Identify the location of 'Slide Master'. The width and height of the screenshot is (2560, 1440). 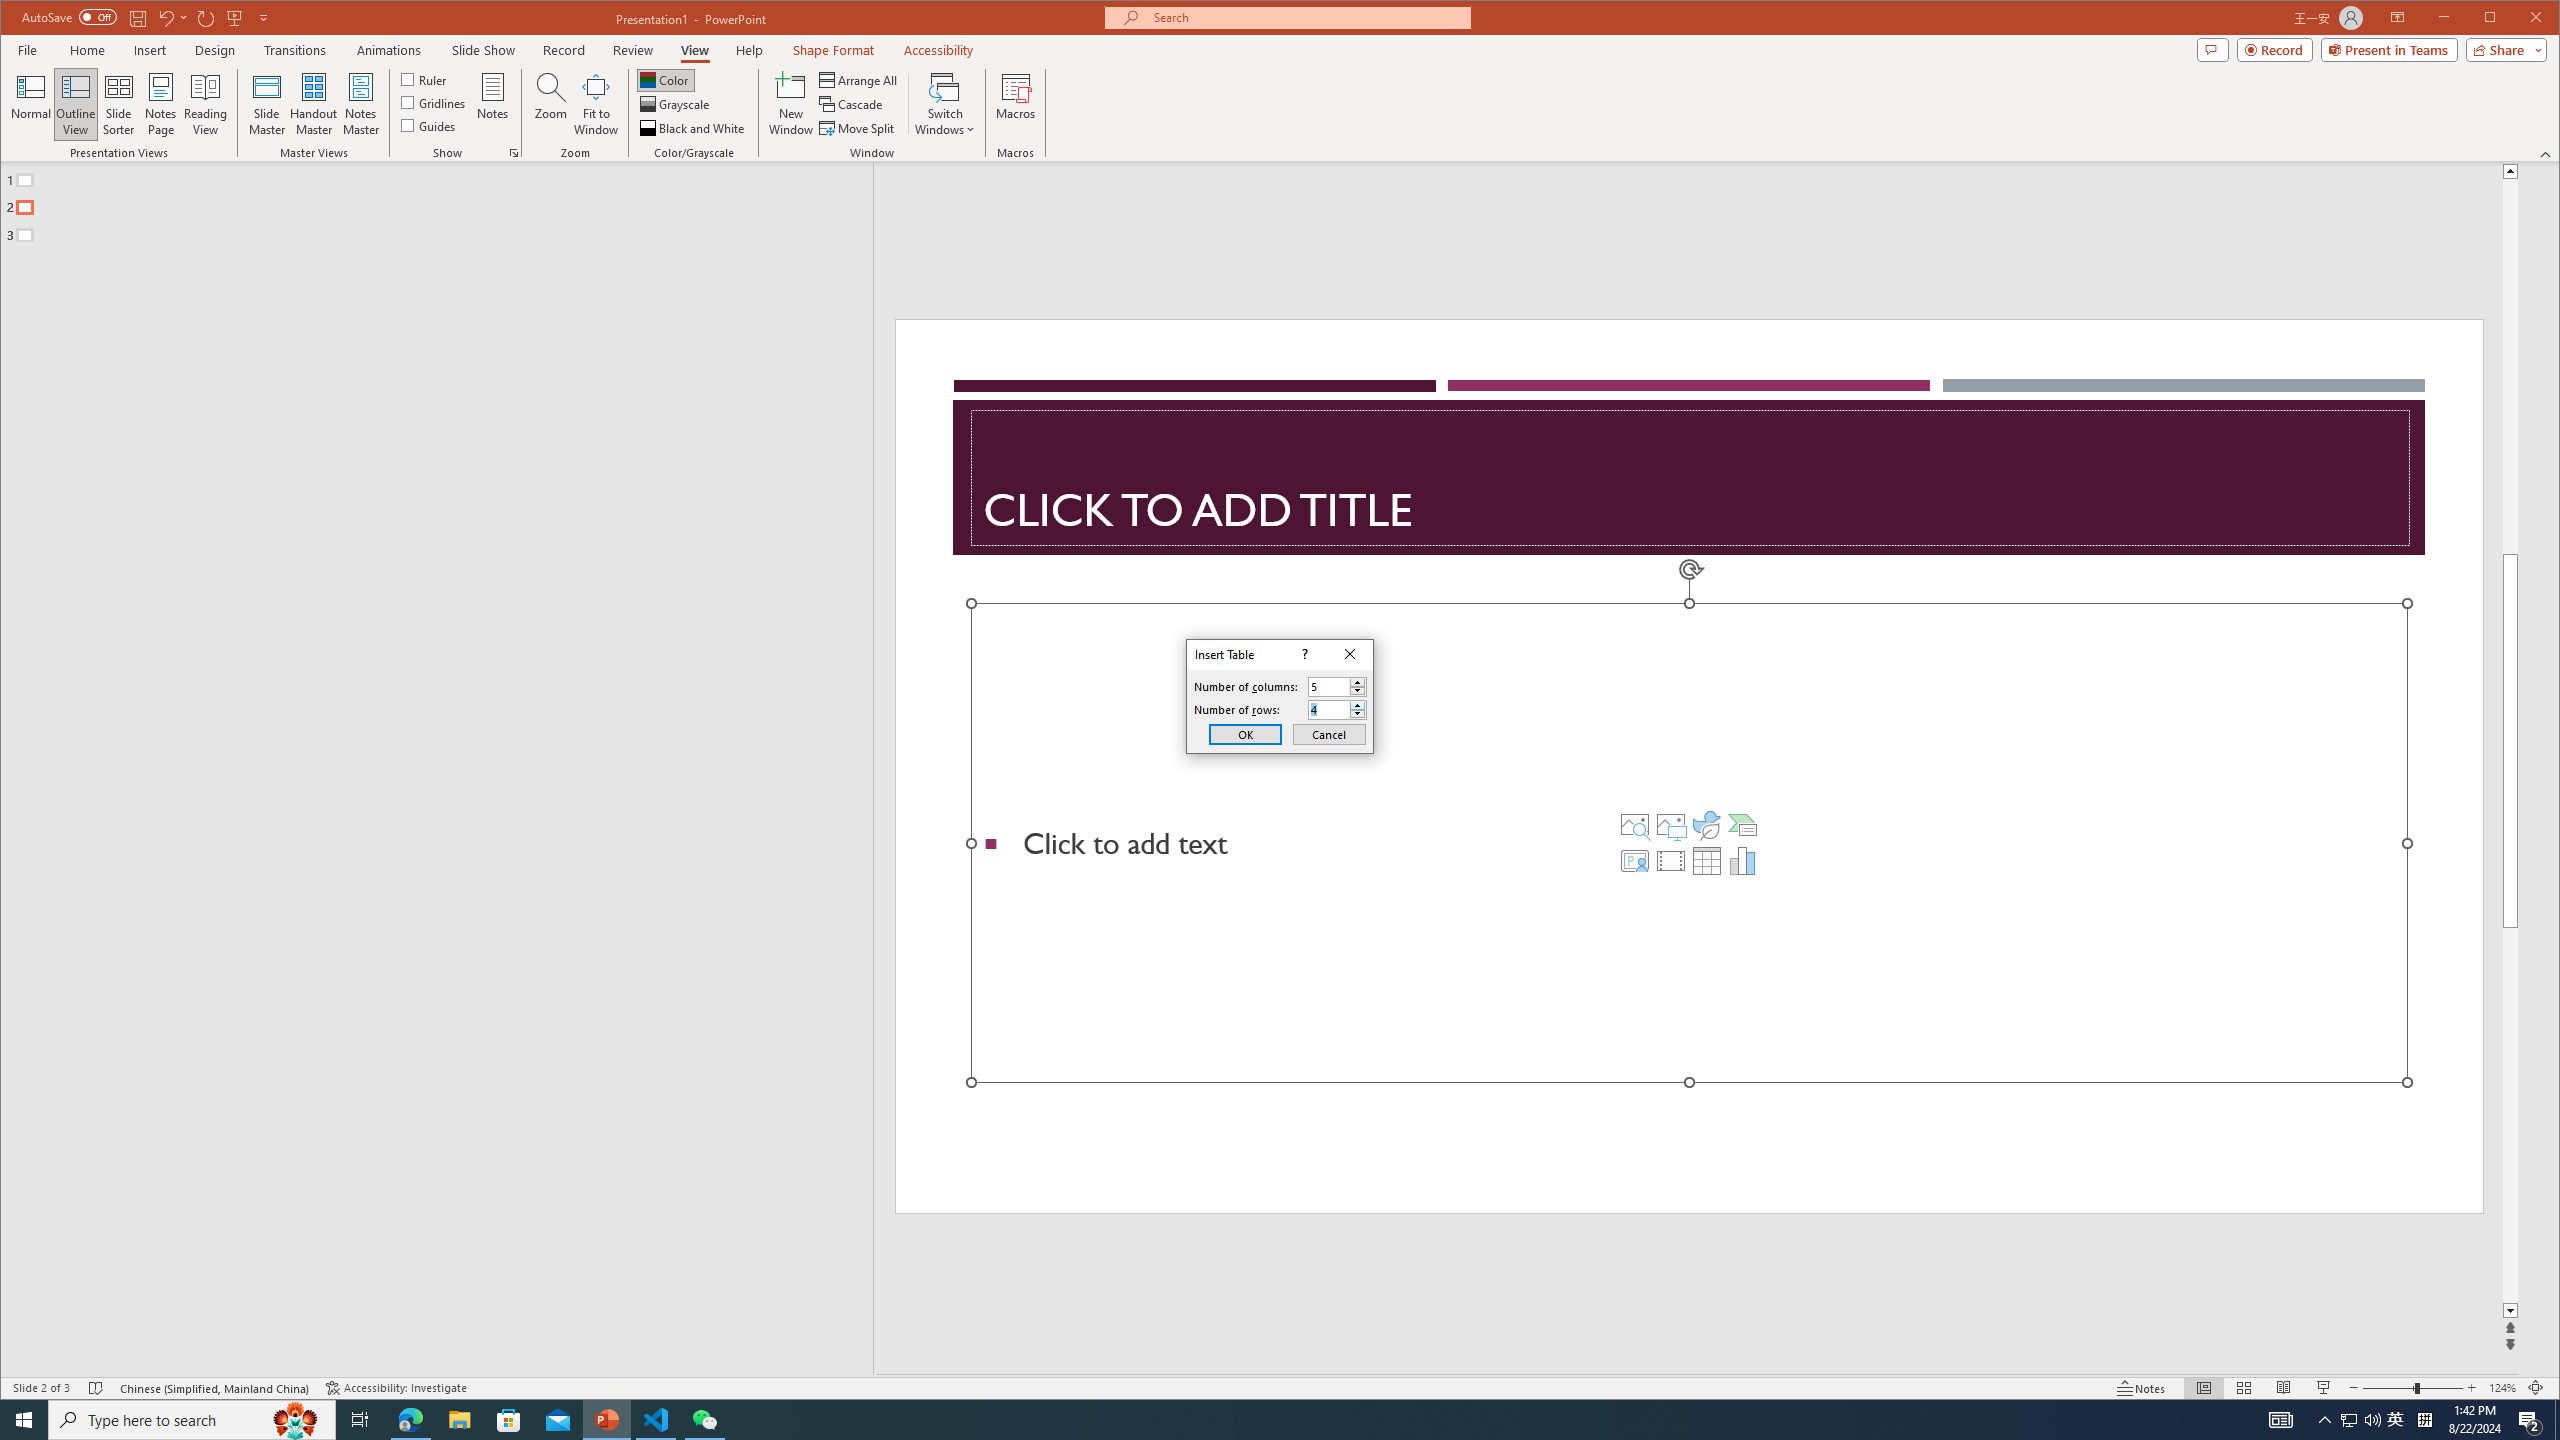
(265, 103).